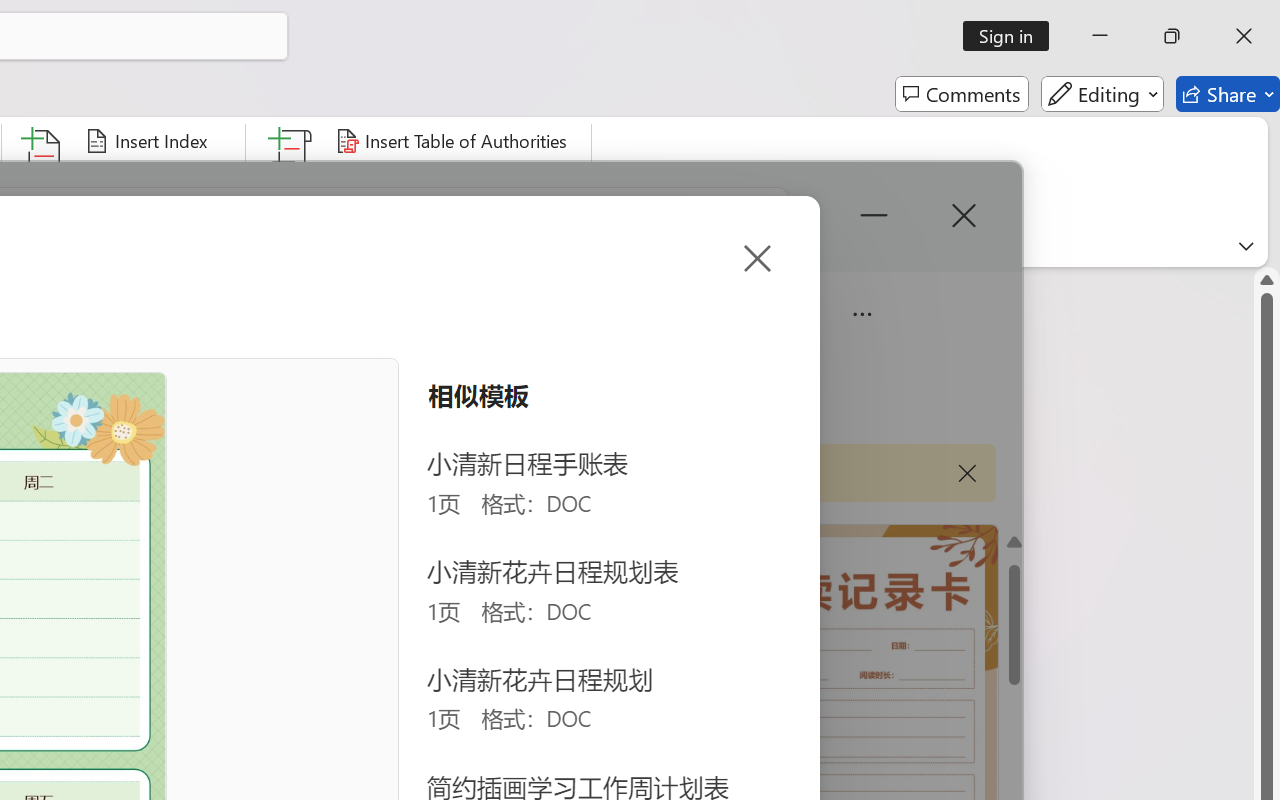 The image size is (1280, 800). Describe the element at coordinates (1266, 280) in the screenshot. I see `'Line up'` at that location.